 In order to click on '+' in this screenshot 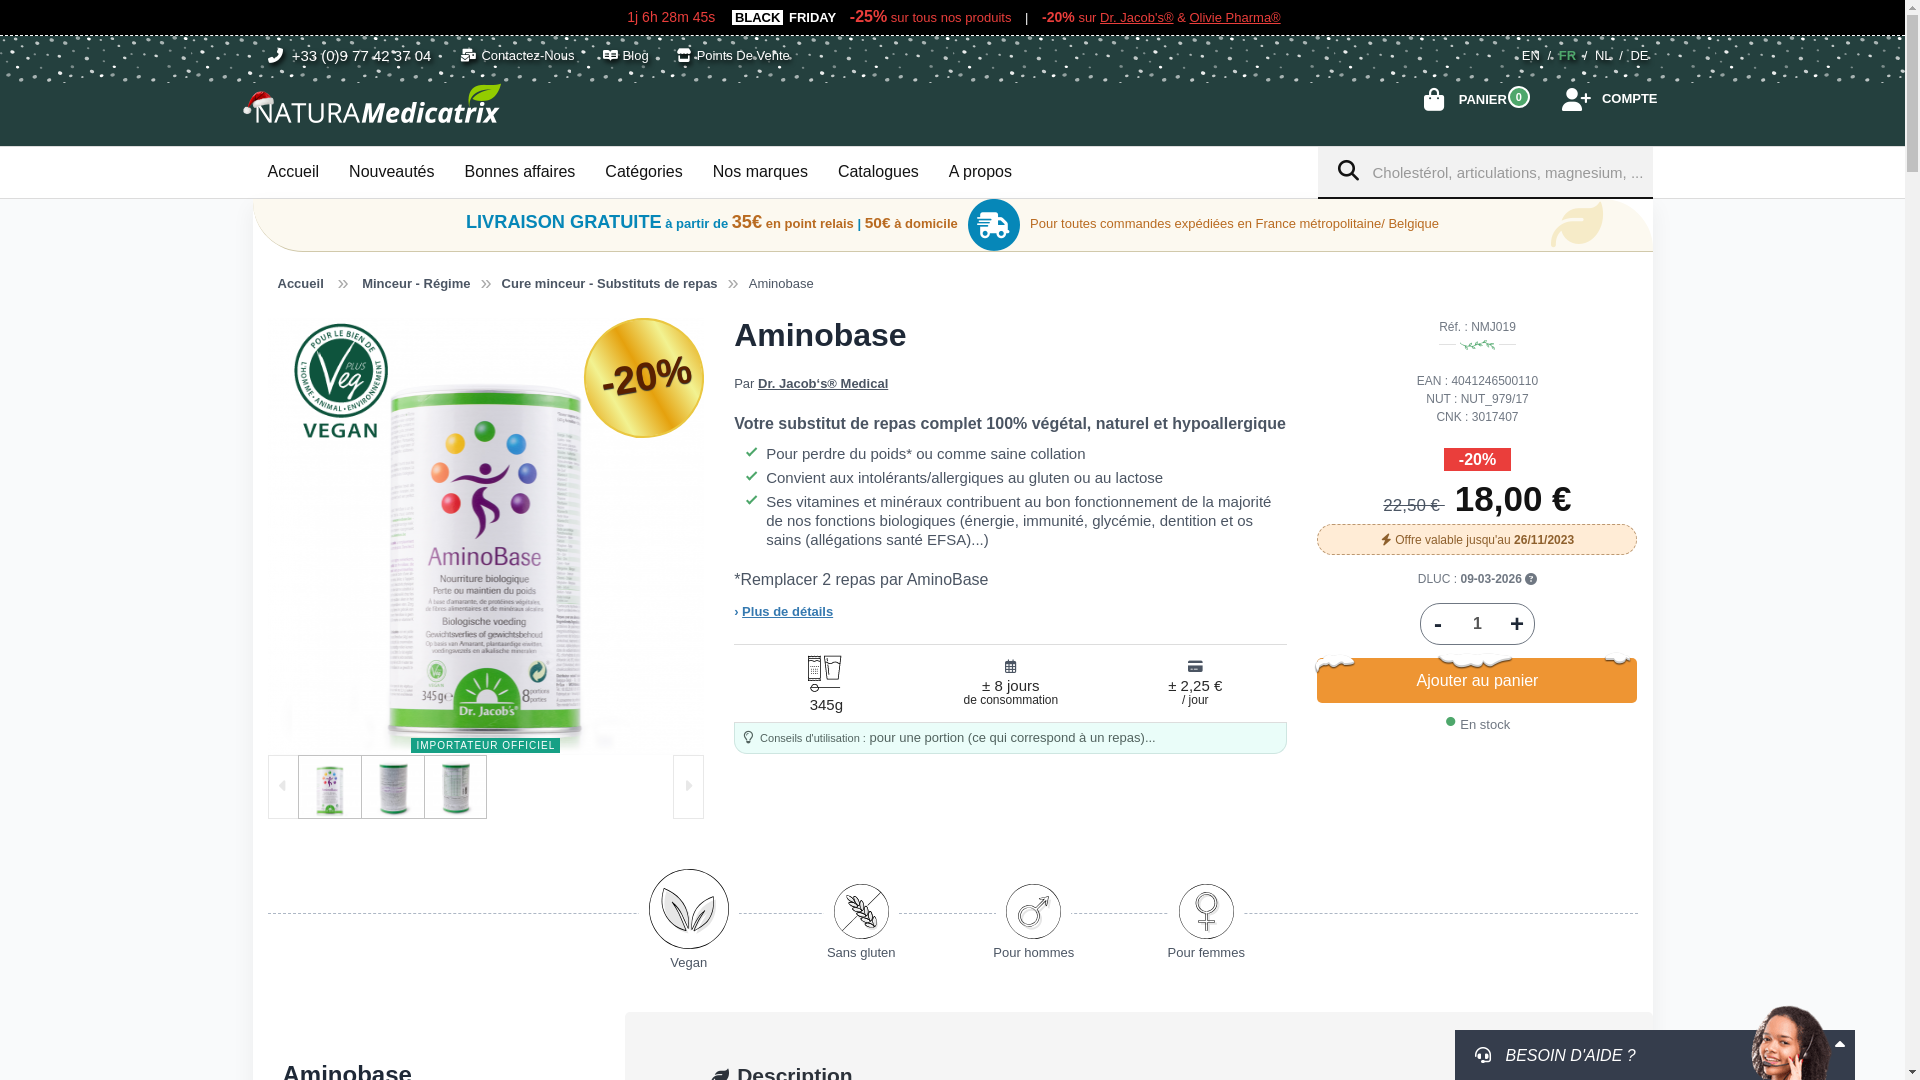, I will do `click(1516, 623)`.